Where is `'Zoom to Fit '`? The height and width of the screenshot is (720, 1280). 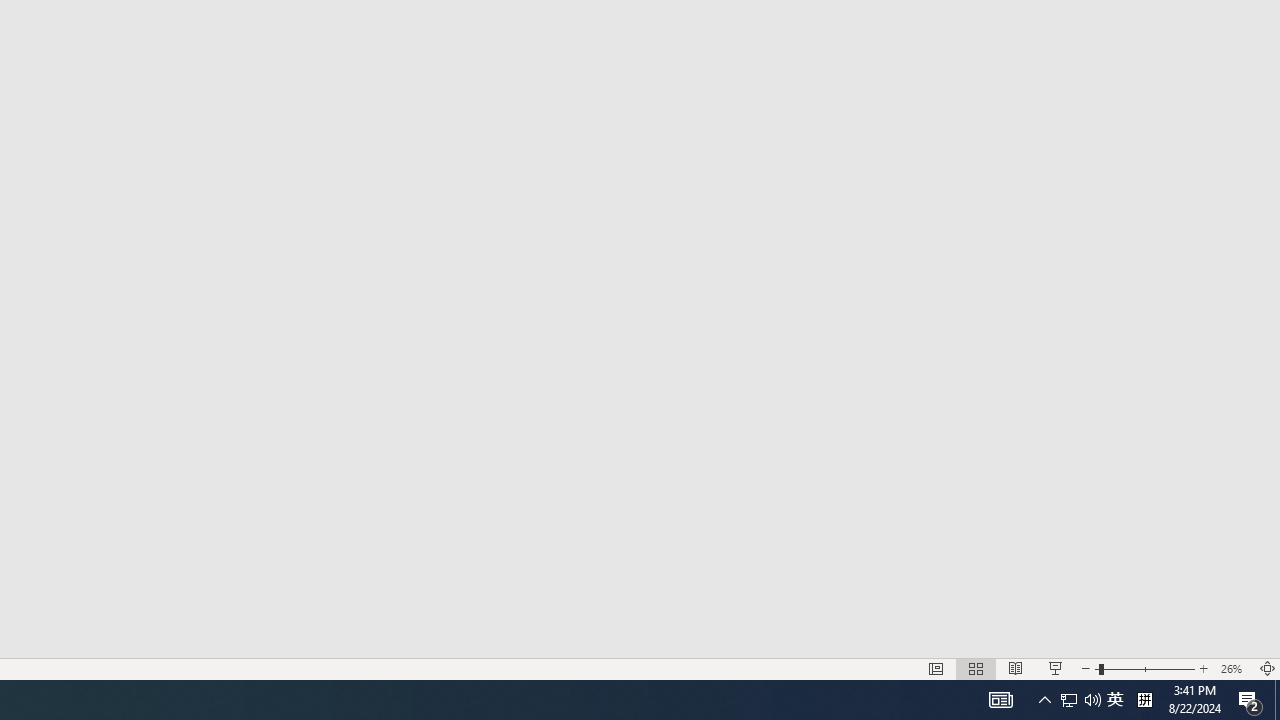 'Zoom to Fit ' is located at coordinates (1266, 669).